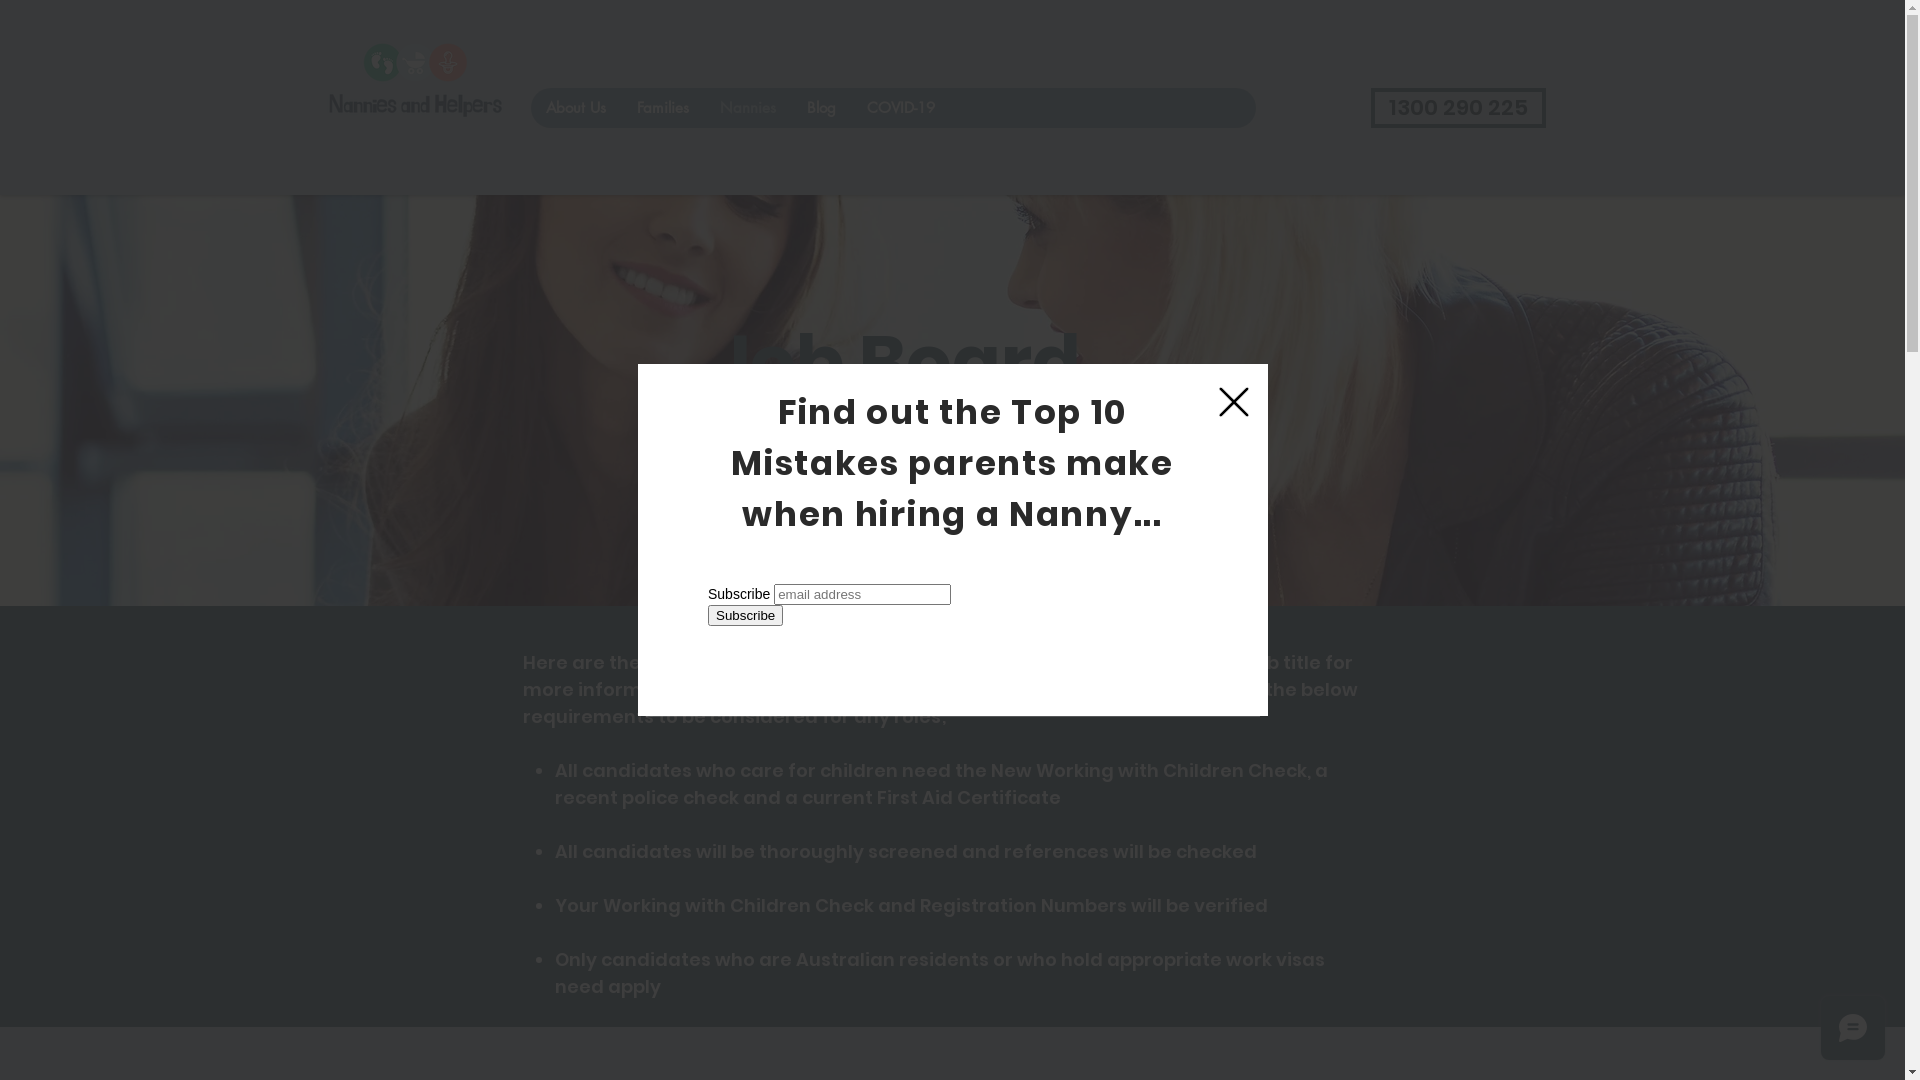  I want to click on 'Embedded Content', so click(700, 642).